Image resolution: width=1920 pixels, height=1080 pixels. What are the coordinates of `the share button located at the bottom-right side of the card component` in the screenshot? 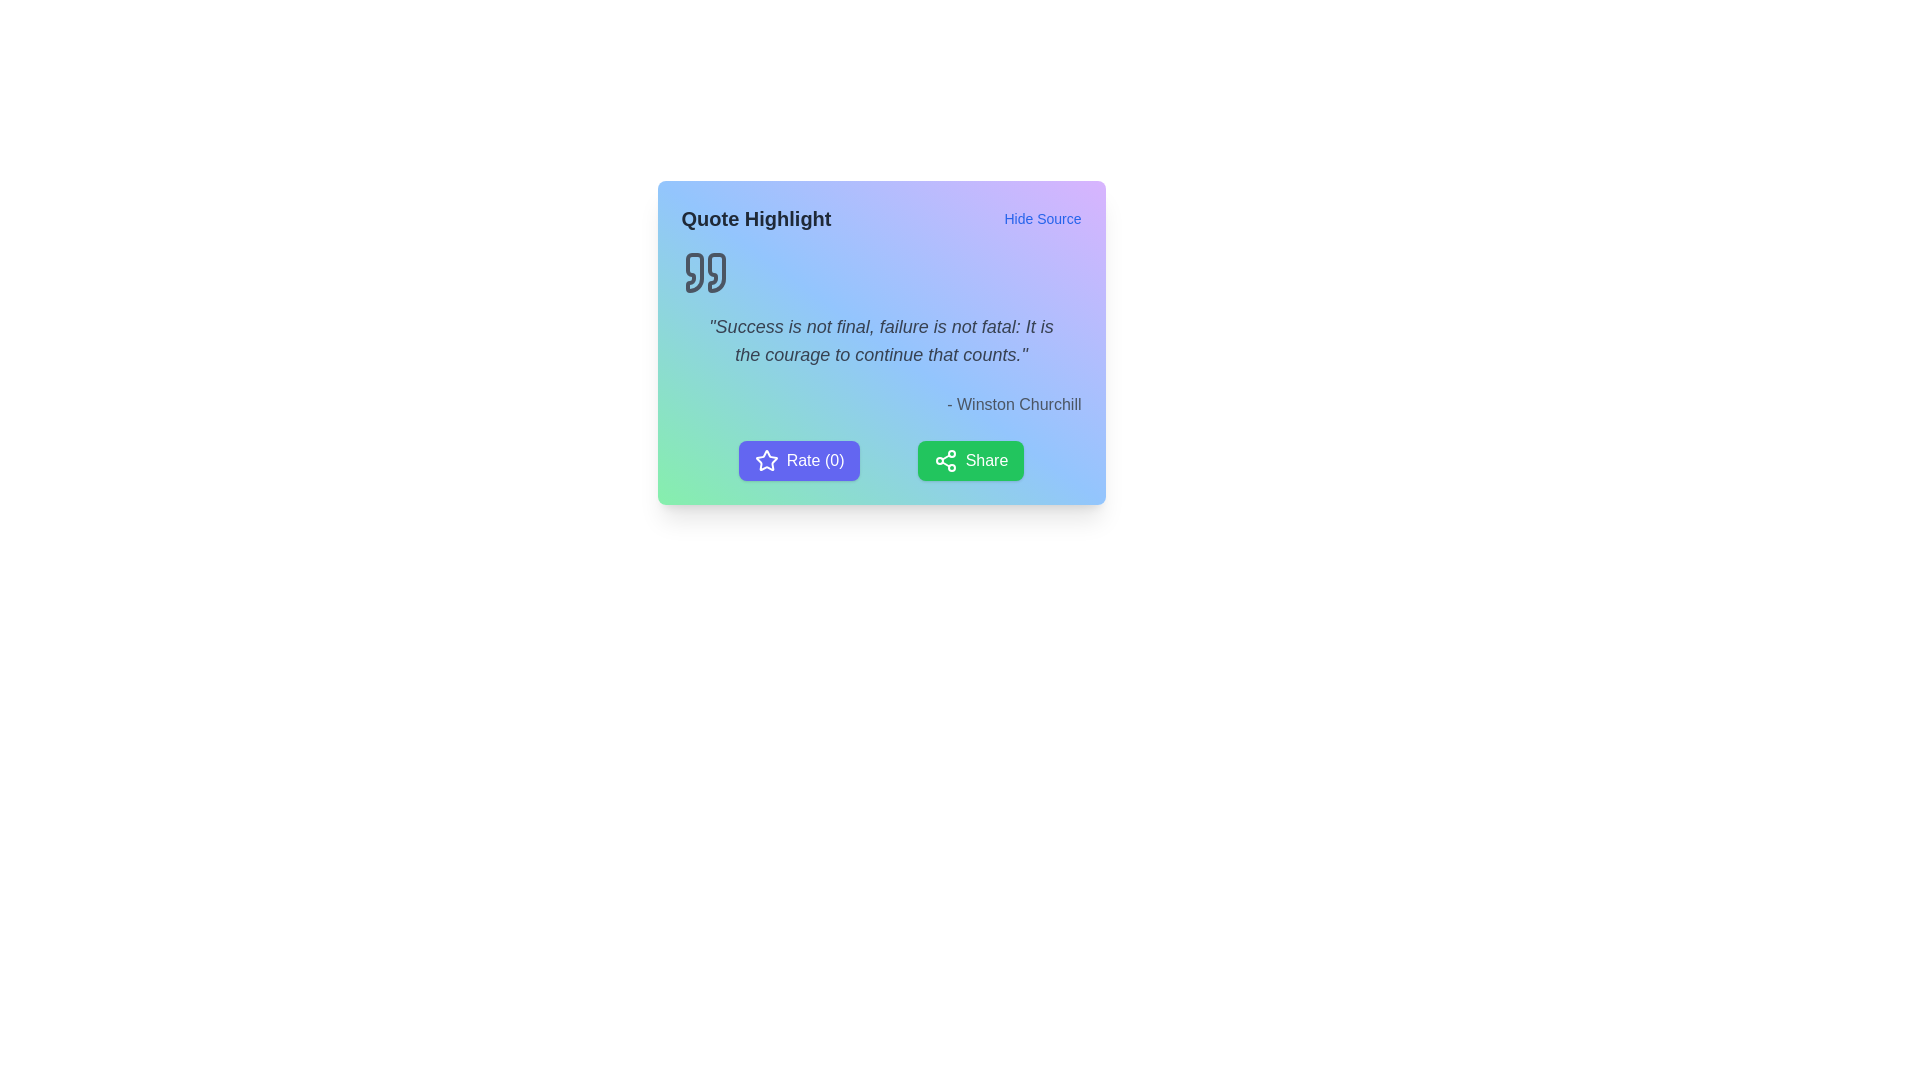 It's located at (970, 461).